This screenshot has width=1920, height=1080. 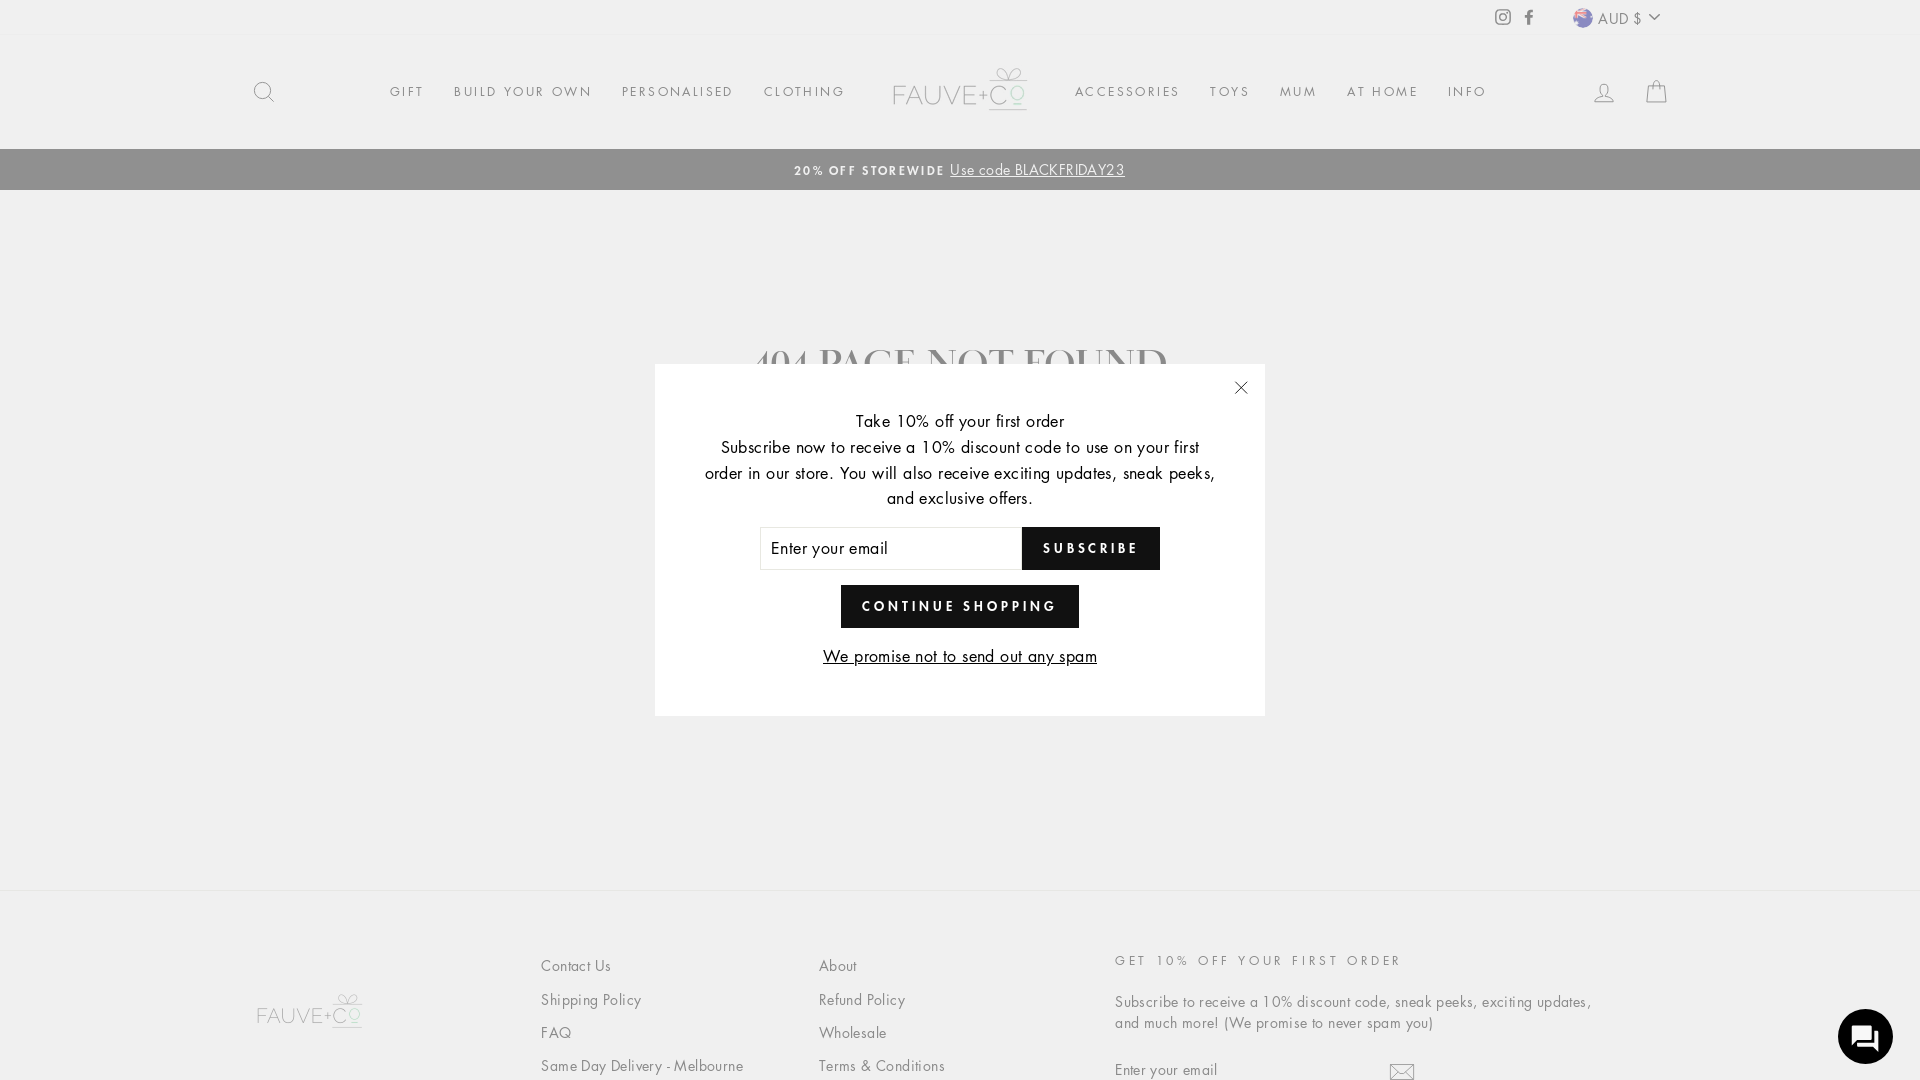 What do you see at coordinates (238, 91) in the screenshot?
I see `'SEARCH'` at bounding box center [238, 91].